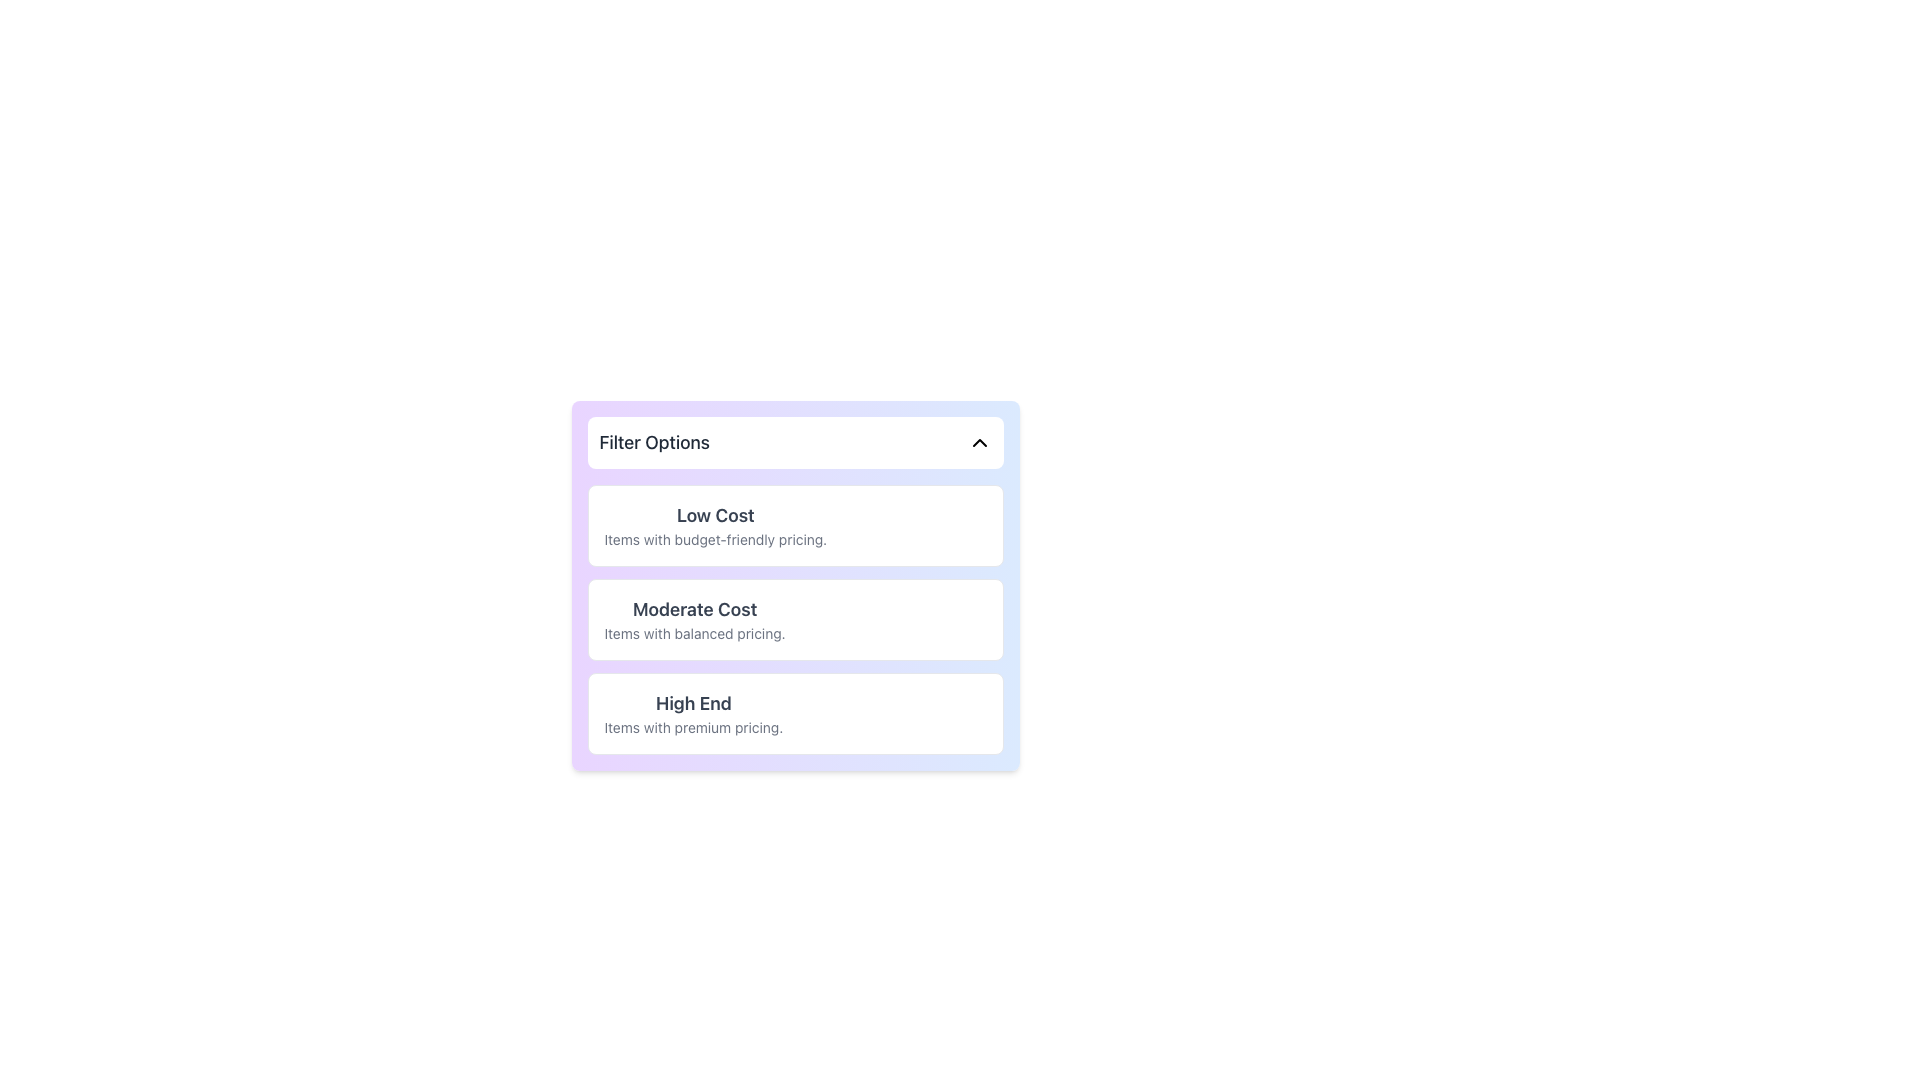  Describe the element at coordinates (794, 619) in the screenshot. I see `the 'Moderate Cost' interactive card, which is the second card in the vertically arranged filter options, positioned below the 'Low Cost' card and above the 'High End' card` at that location.